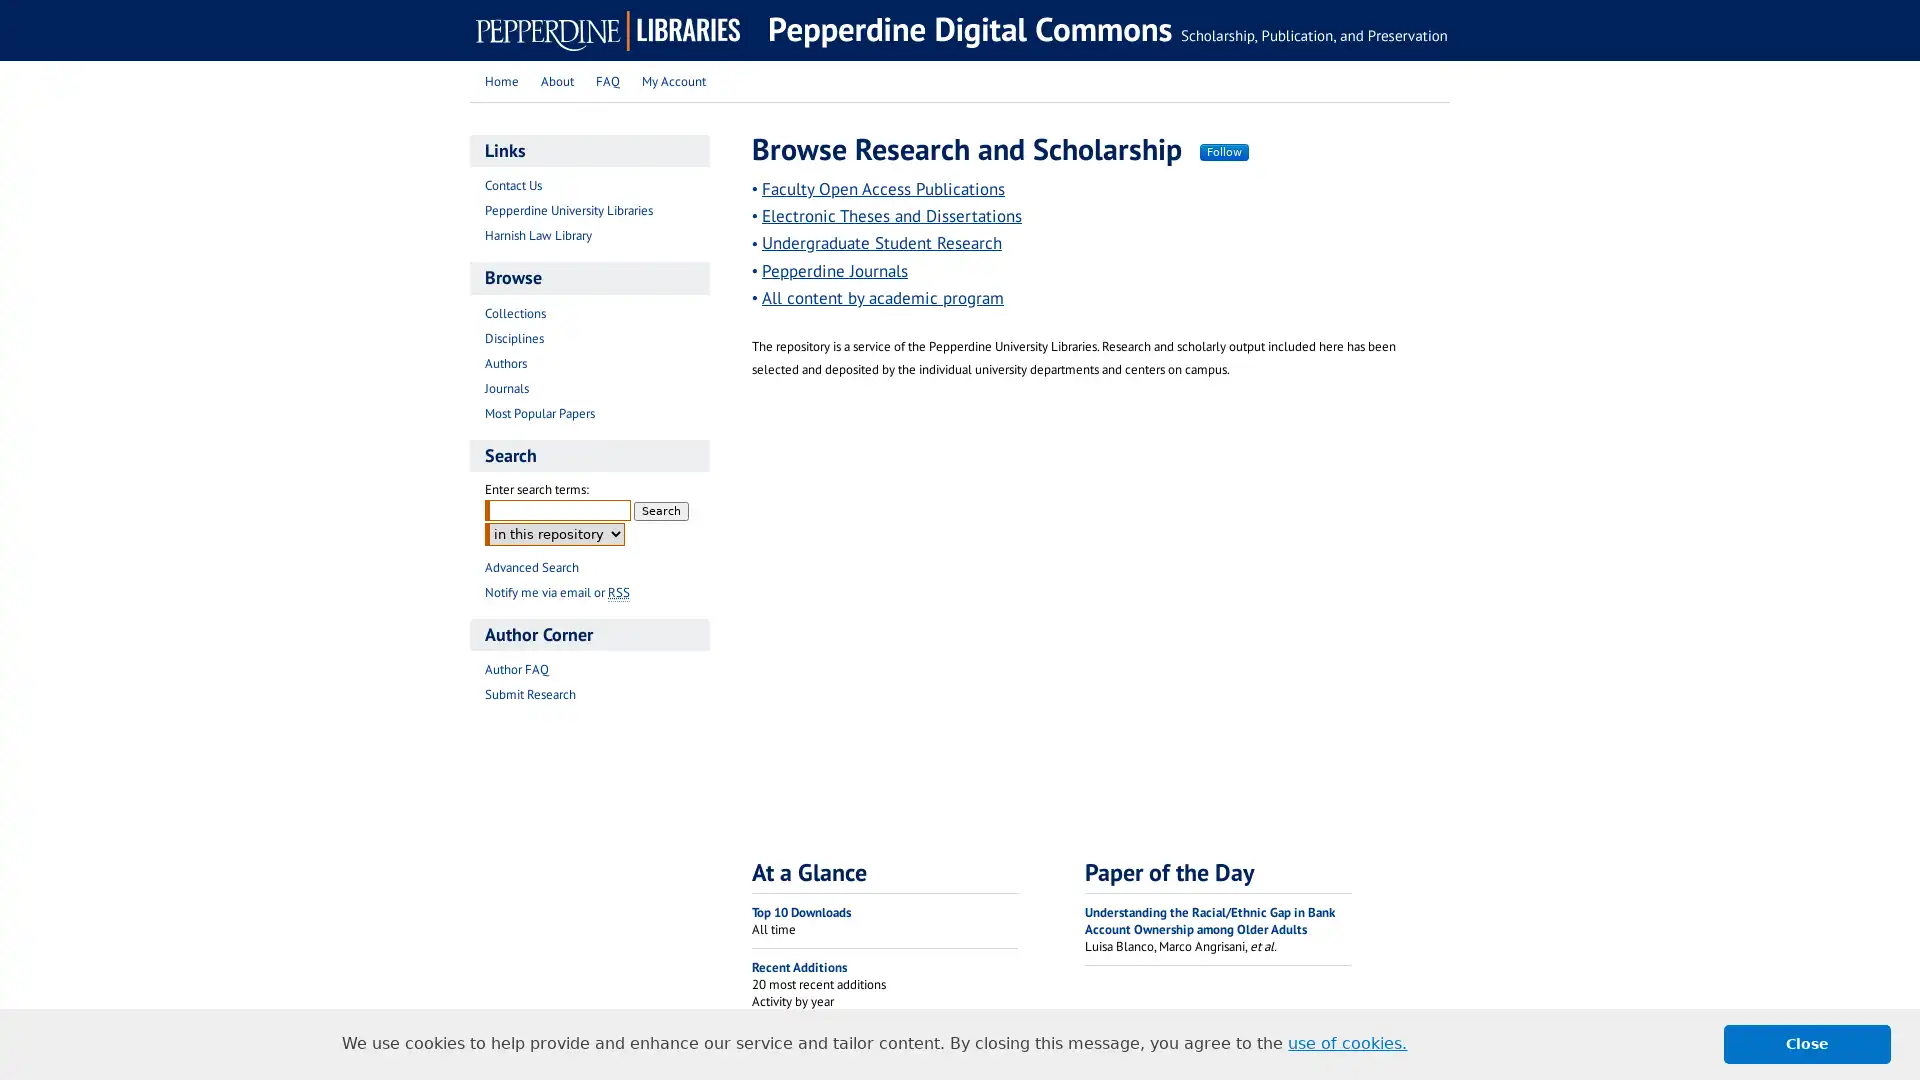 This screenshot has width=1920, height=1080. I want to click on learn more about cookies, so click(1347, 1043).